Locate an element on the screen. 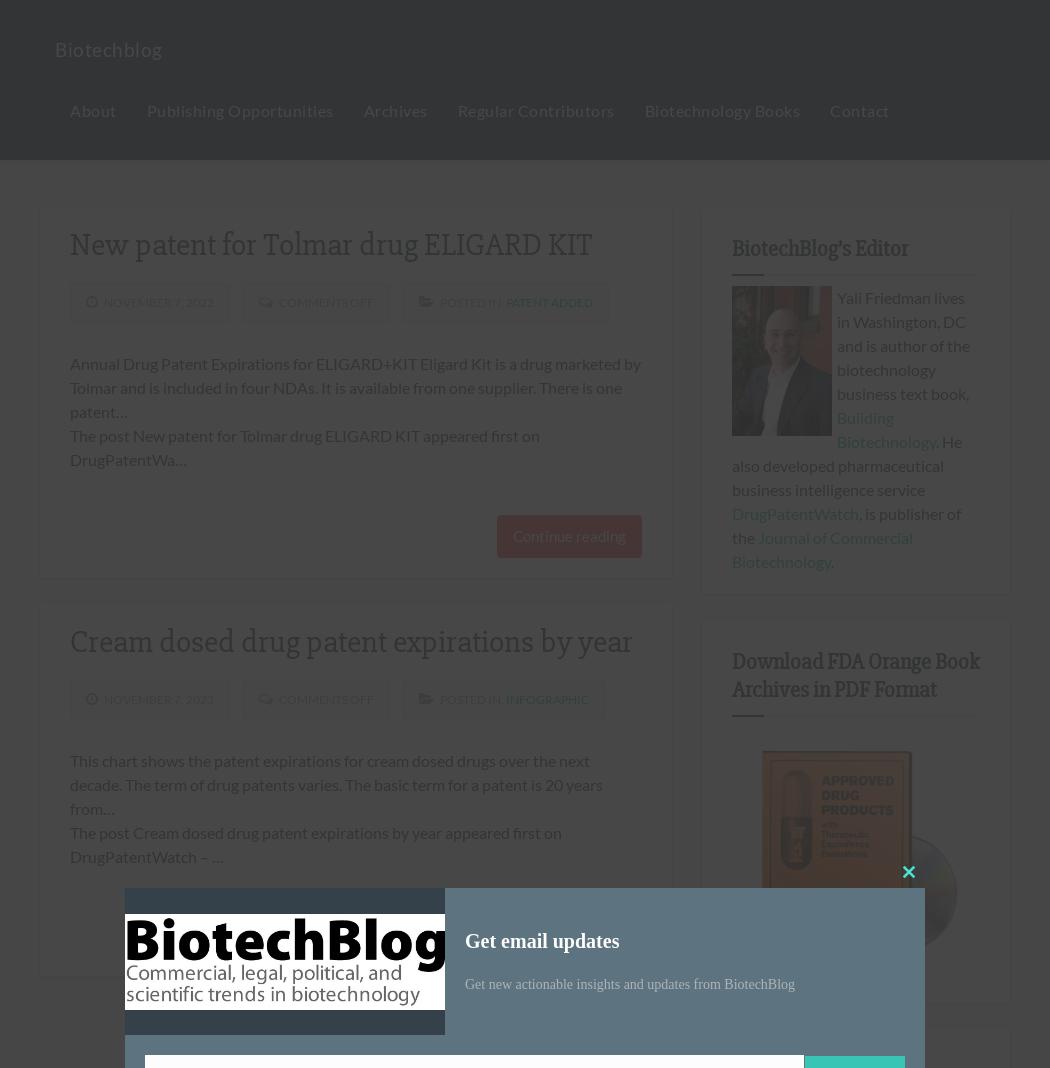  'The post Cream dosed drug patent expirations by year appeared first on DrugPatentWatch – …' is located at coordinates (316, 843).